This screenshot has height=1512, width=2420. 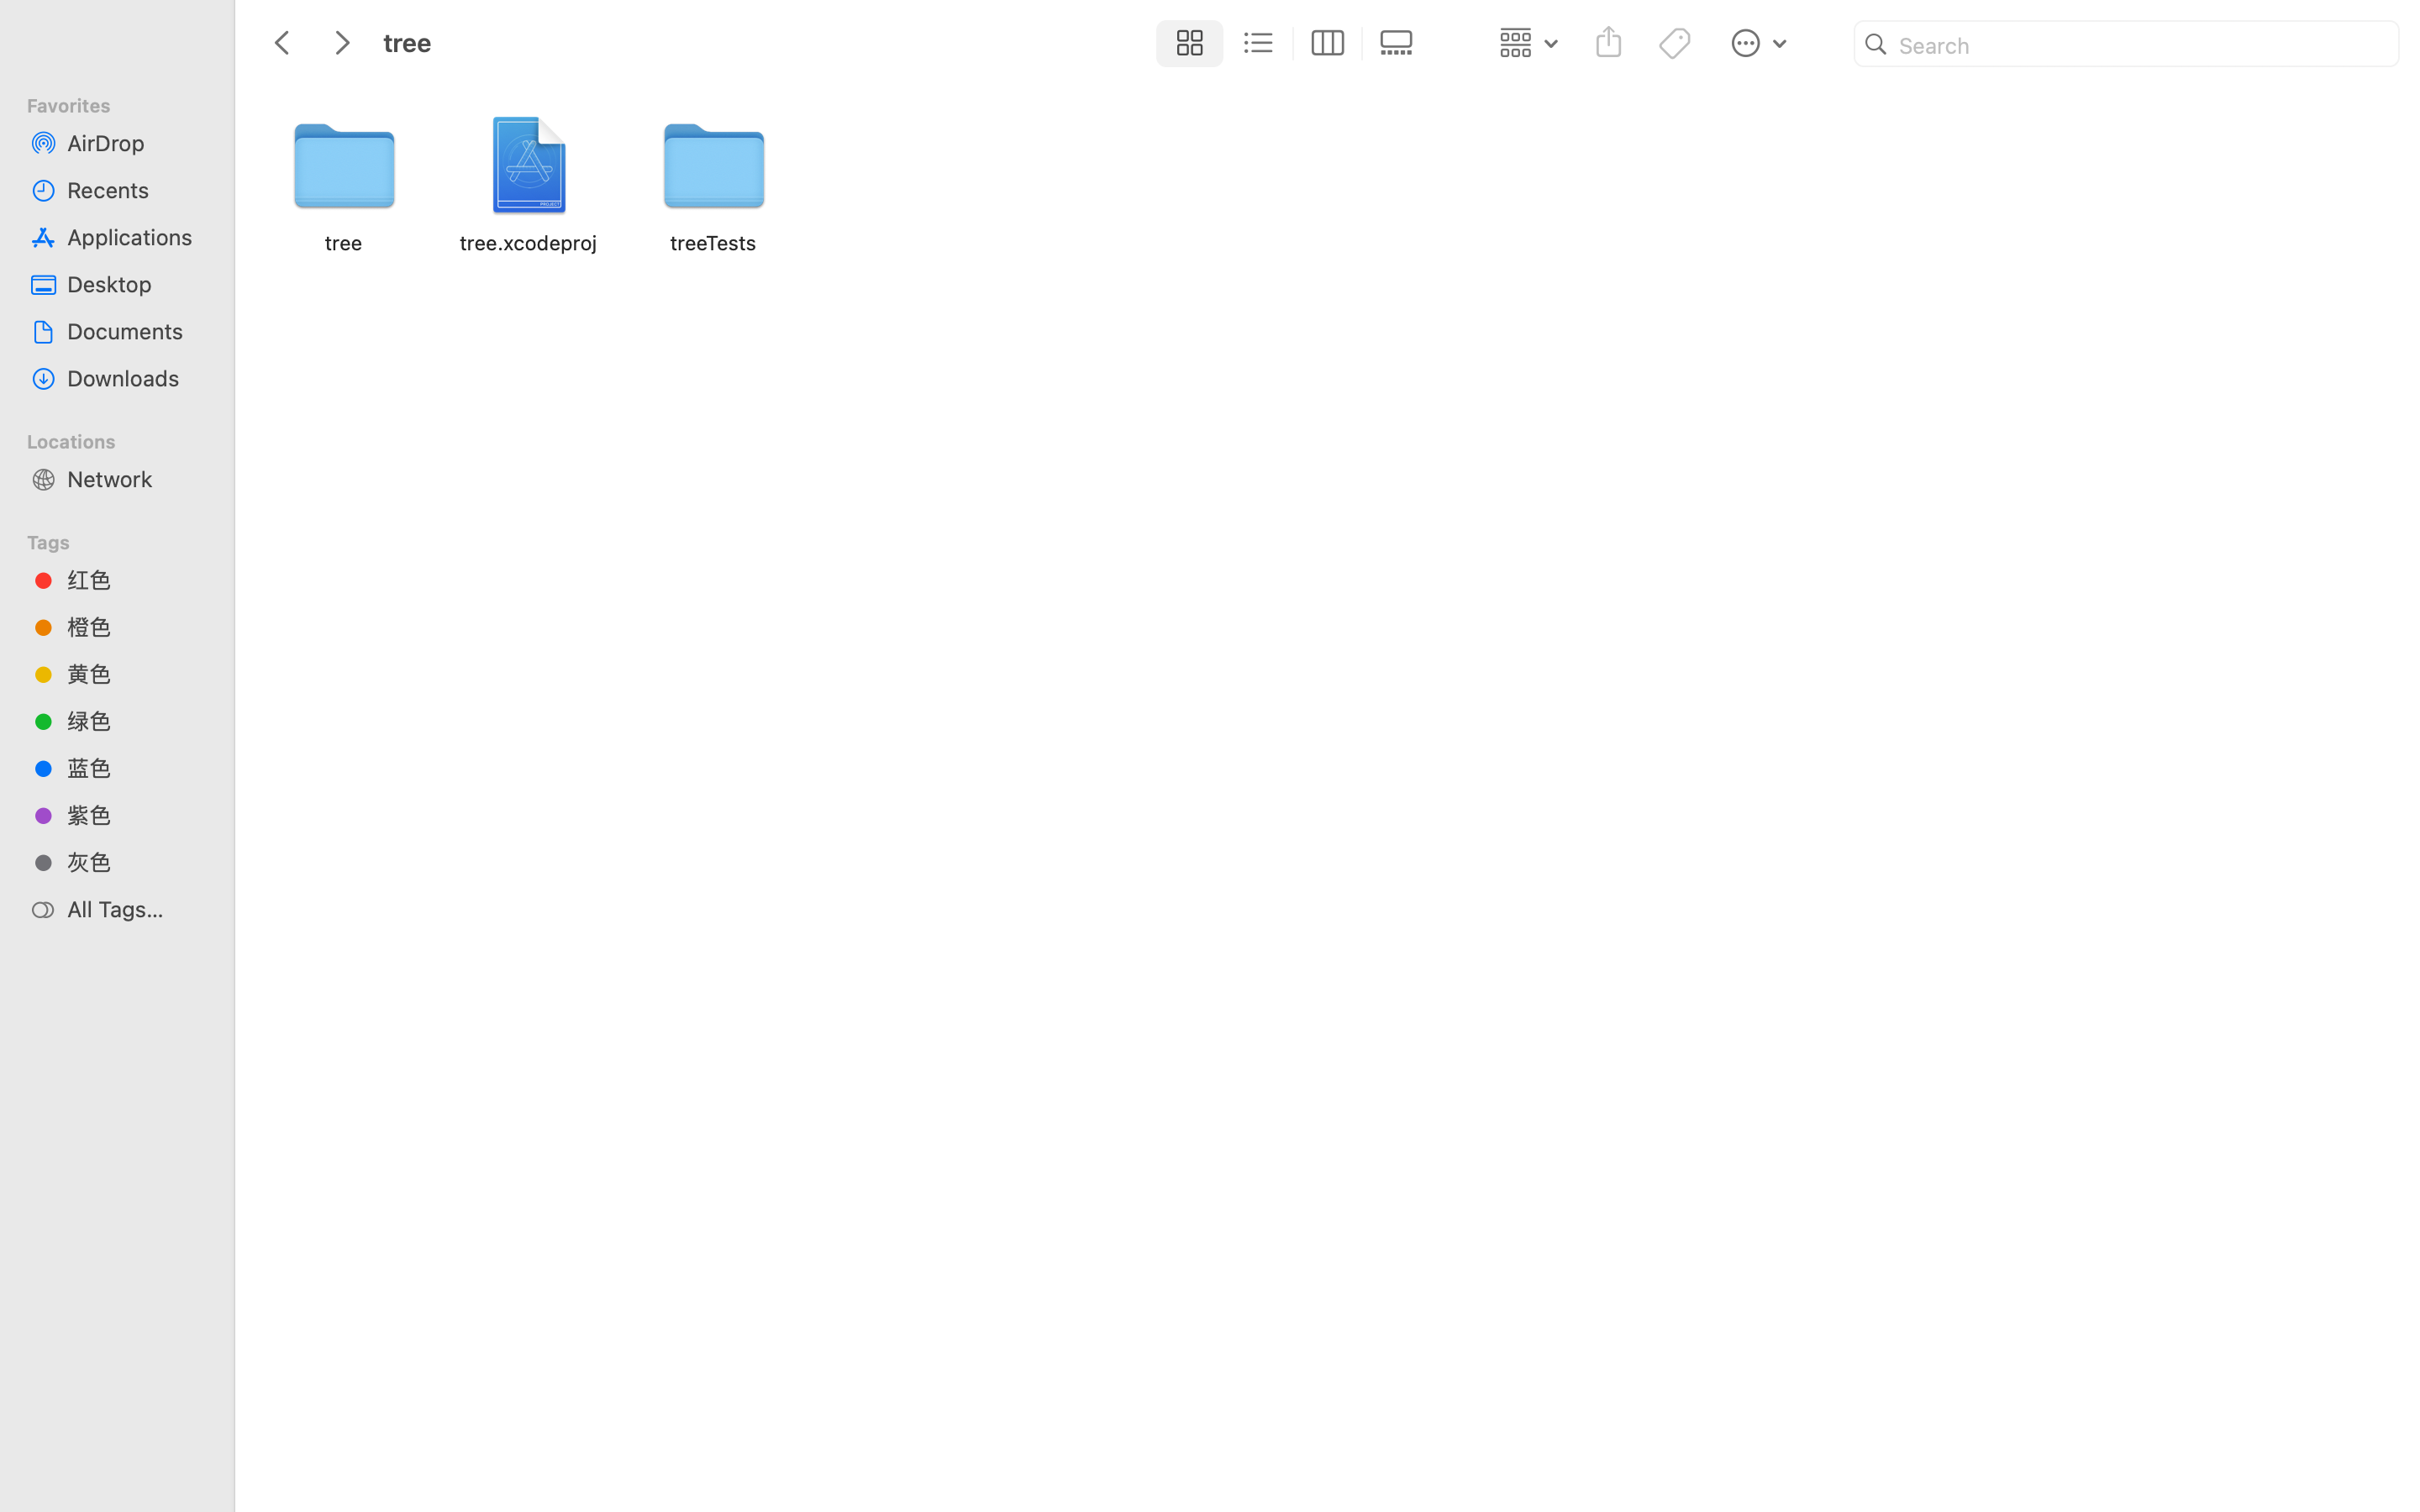 What do you see at coordinates (134, 331) in the screenshot?
I see `'Documents'` at bounding box center [134, 331].